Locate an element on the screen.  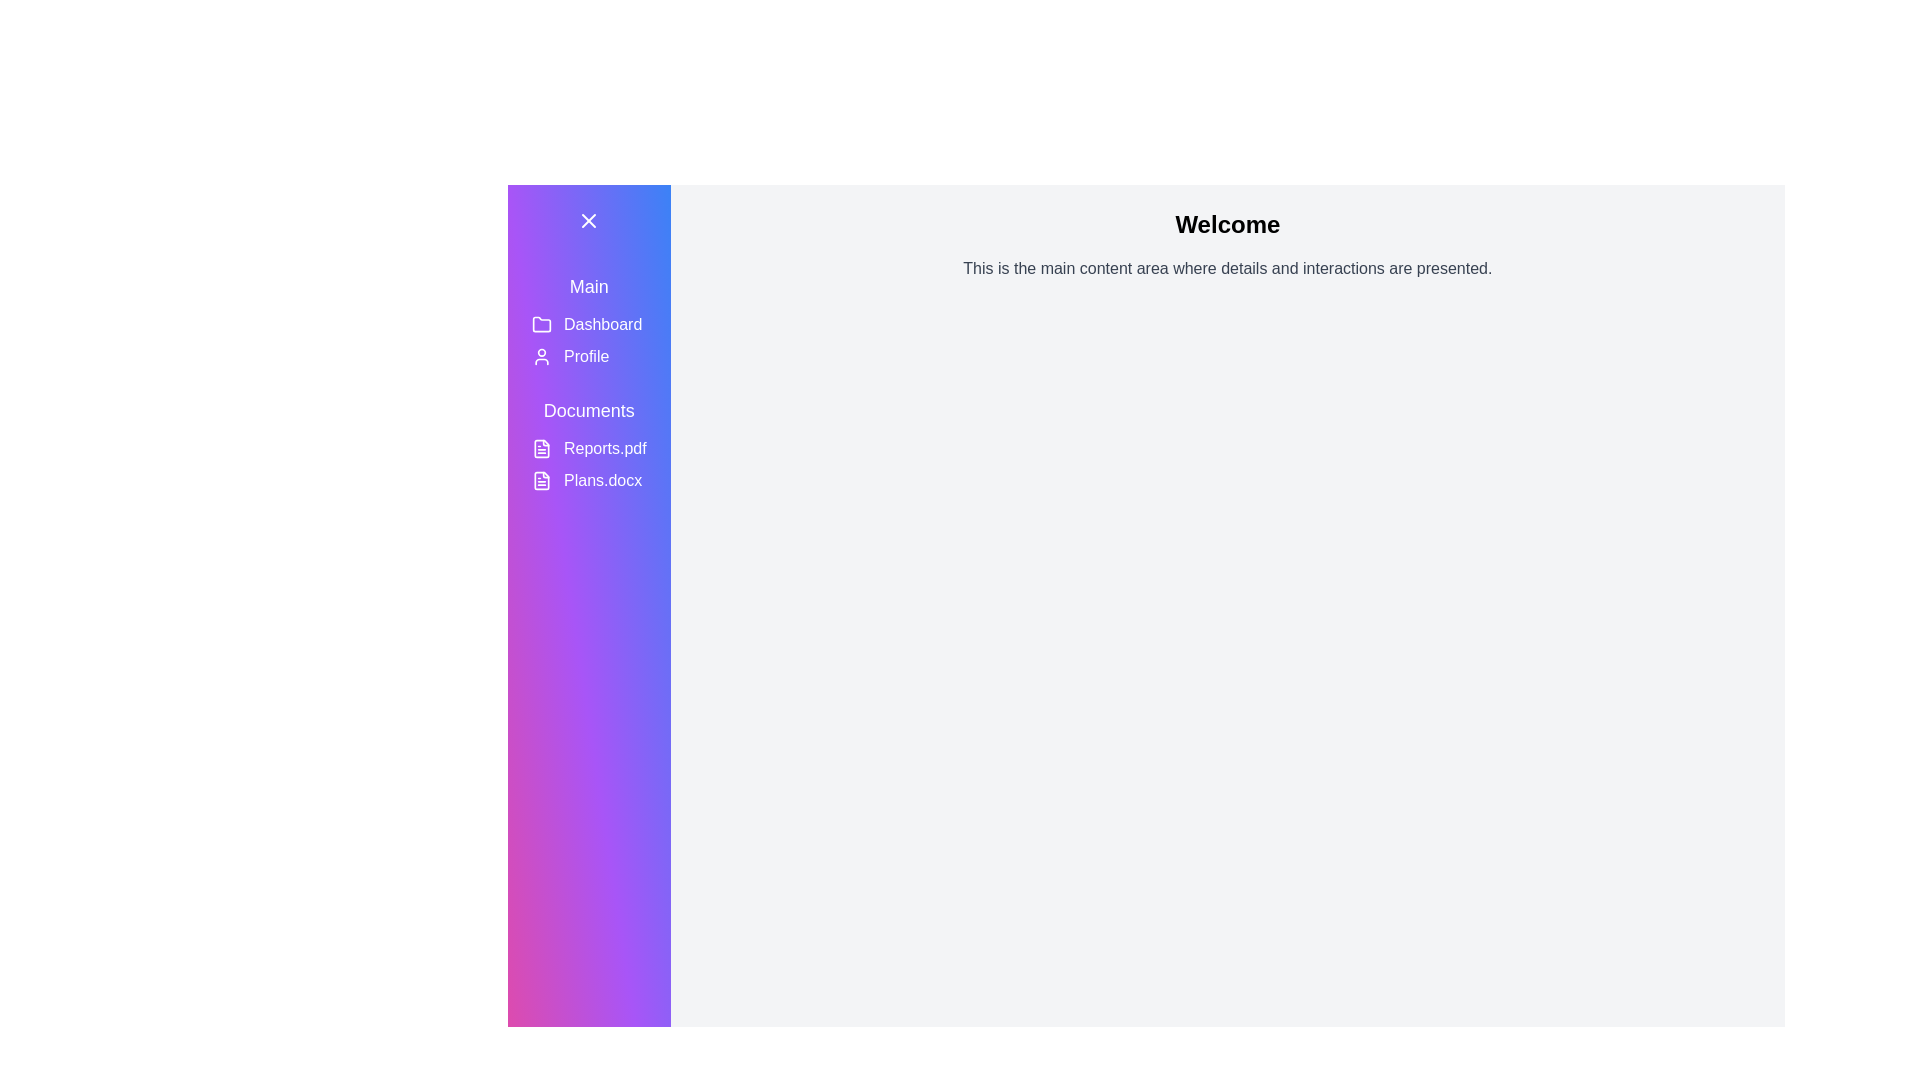
the user profile icon located in the vertical navigation bar, which is a small circular head and shoulders icon with a line outline, positioned to the left of the 'Profile' text is located at coordinates (542, 356).